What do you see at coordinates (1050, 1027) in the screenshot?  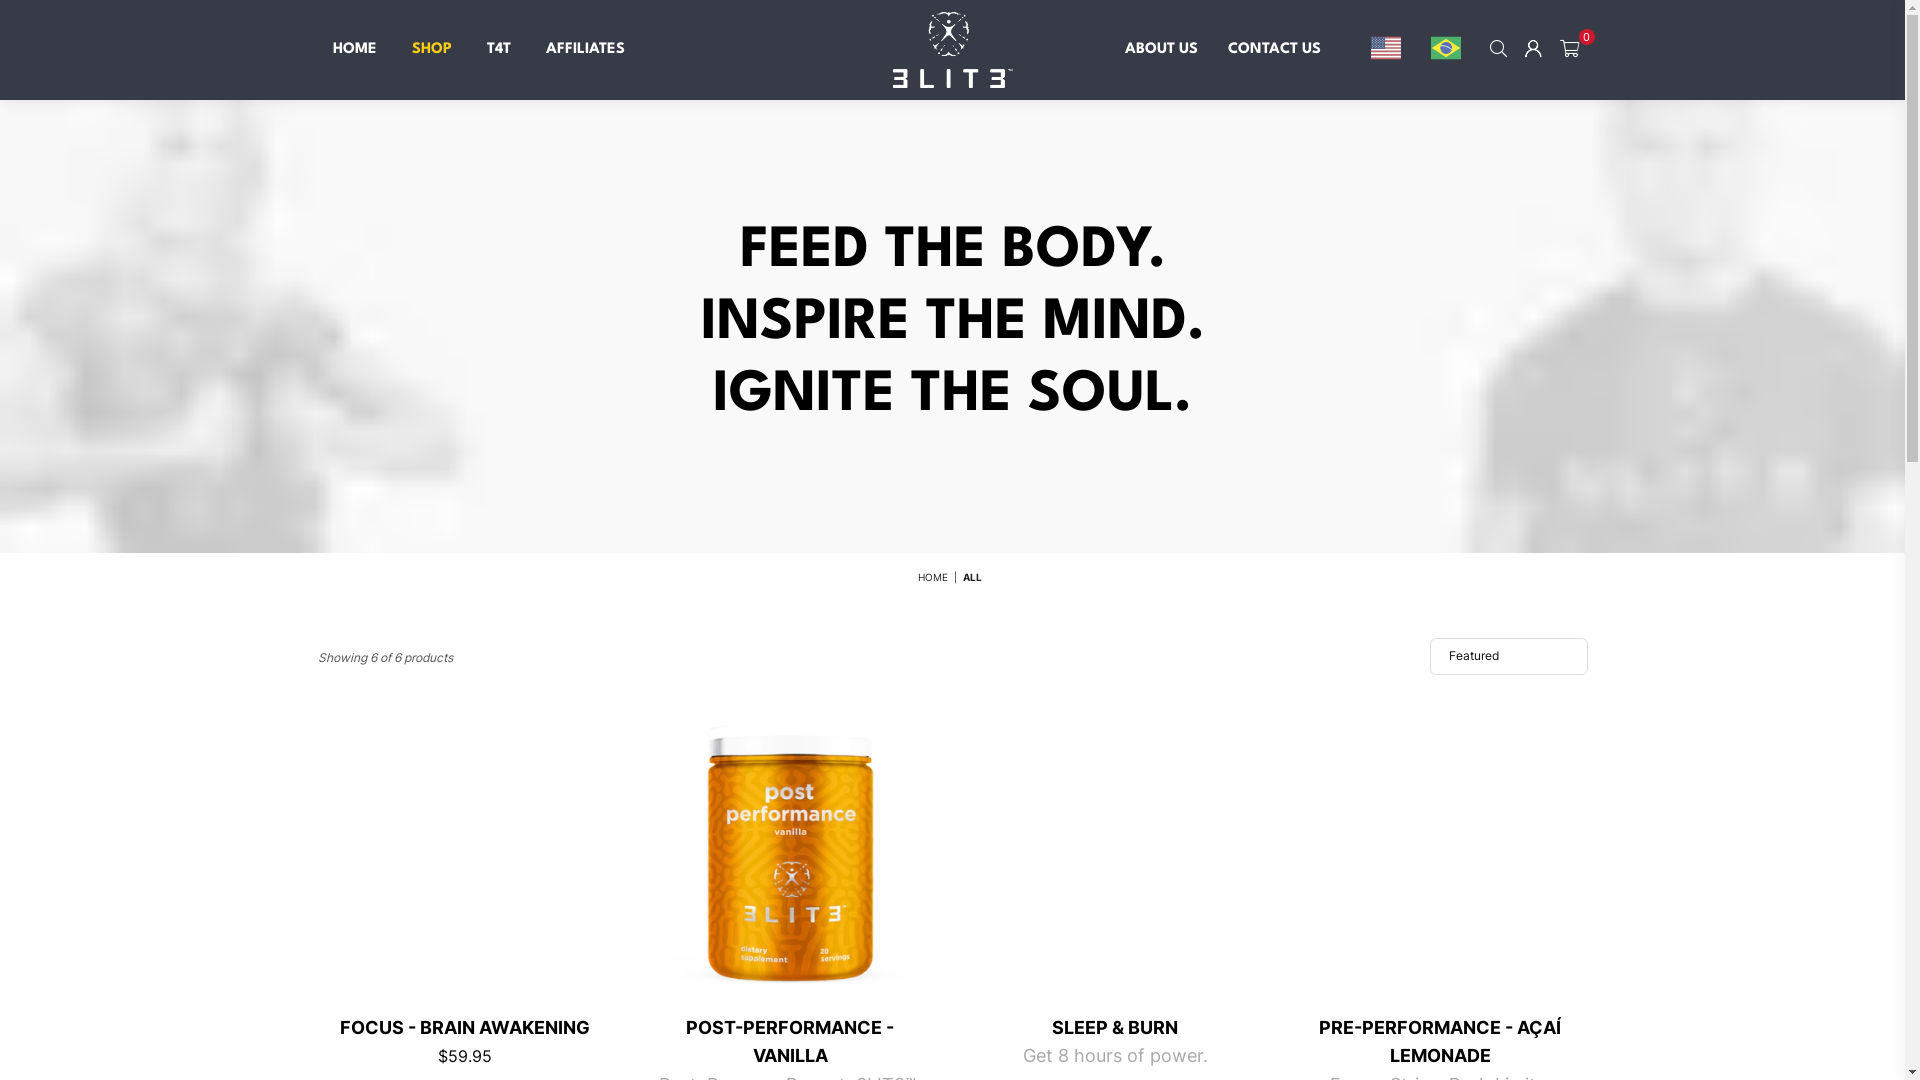 I see `'SLEEP & BURN'` at bounding box center [1050, 1027].